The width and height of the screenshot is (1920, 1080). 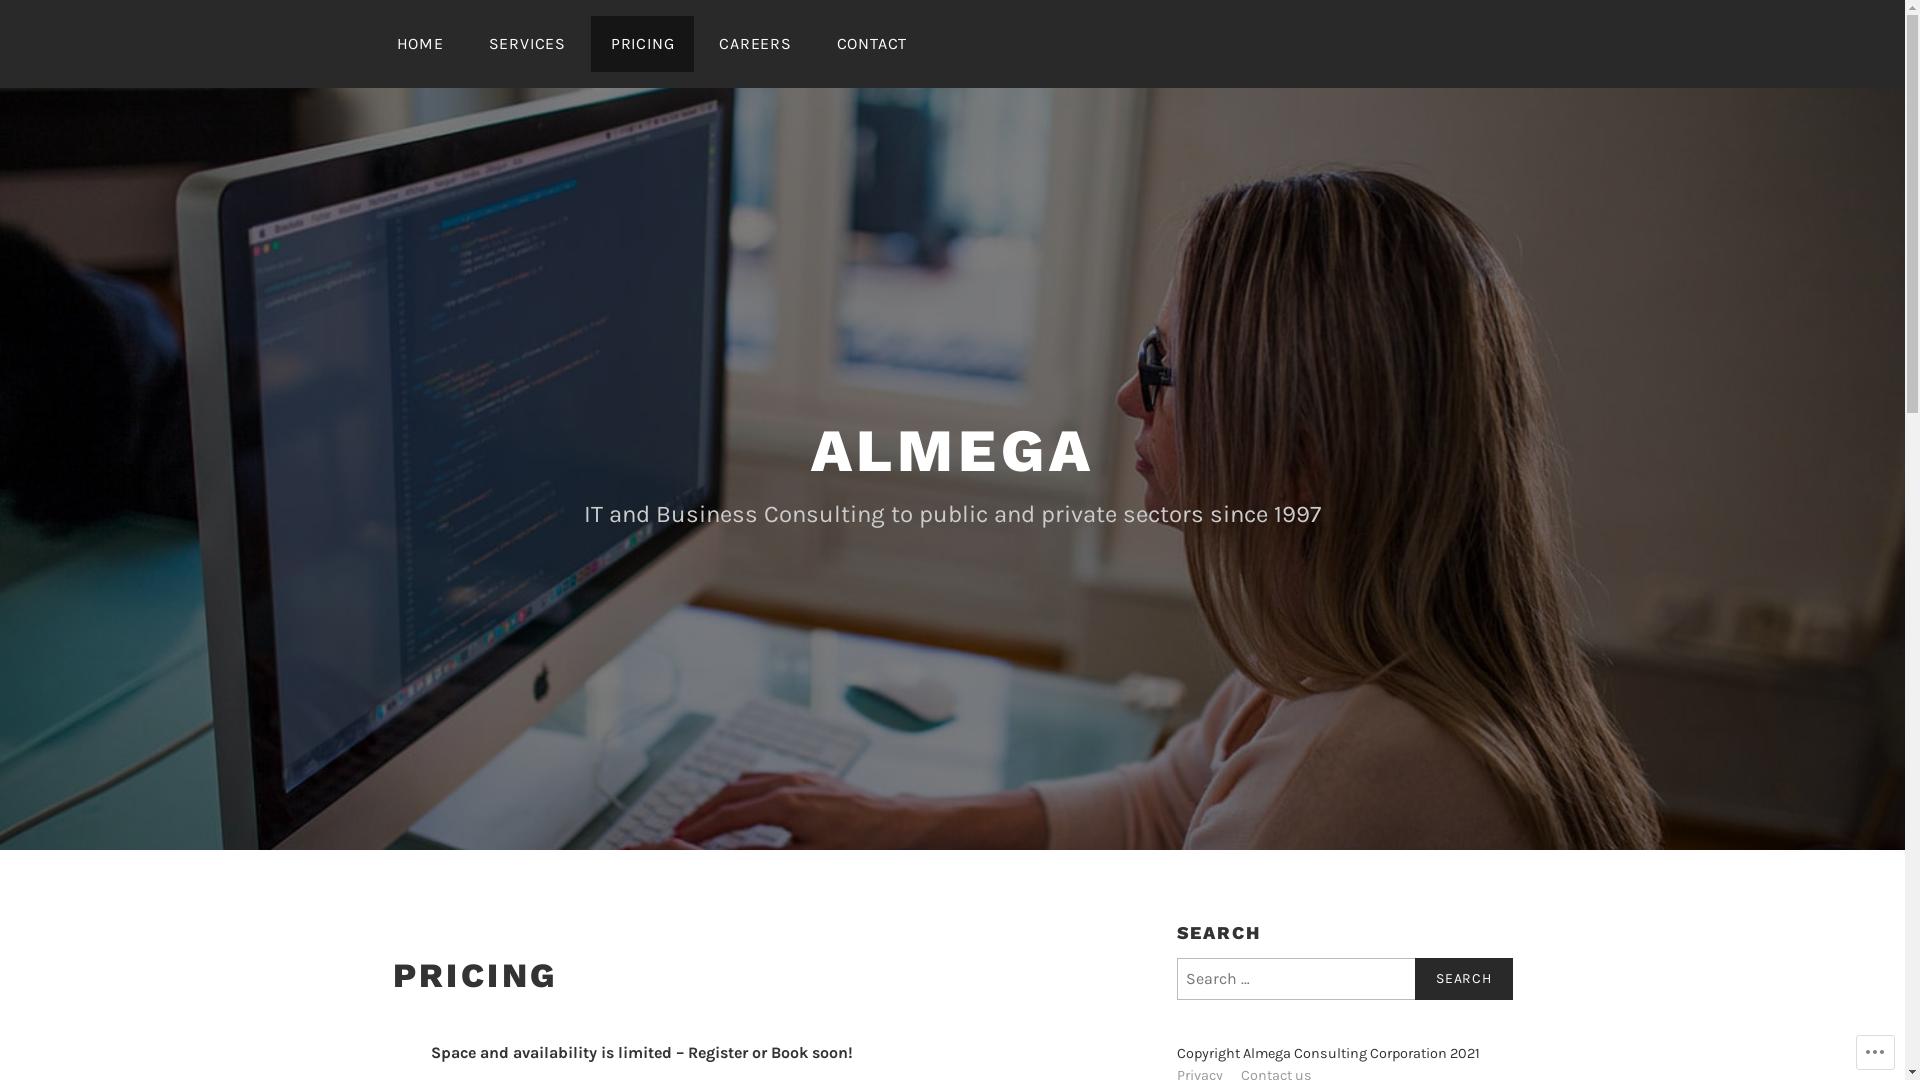 I want to click on 'Search', so click(x=1463, y=978).